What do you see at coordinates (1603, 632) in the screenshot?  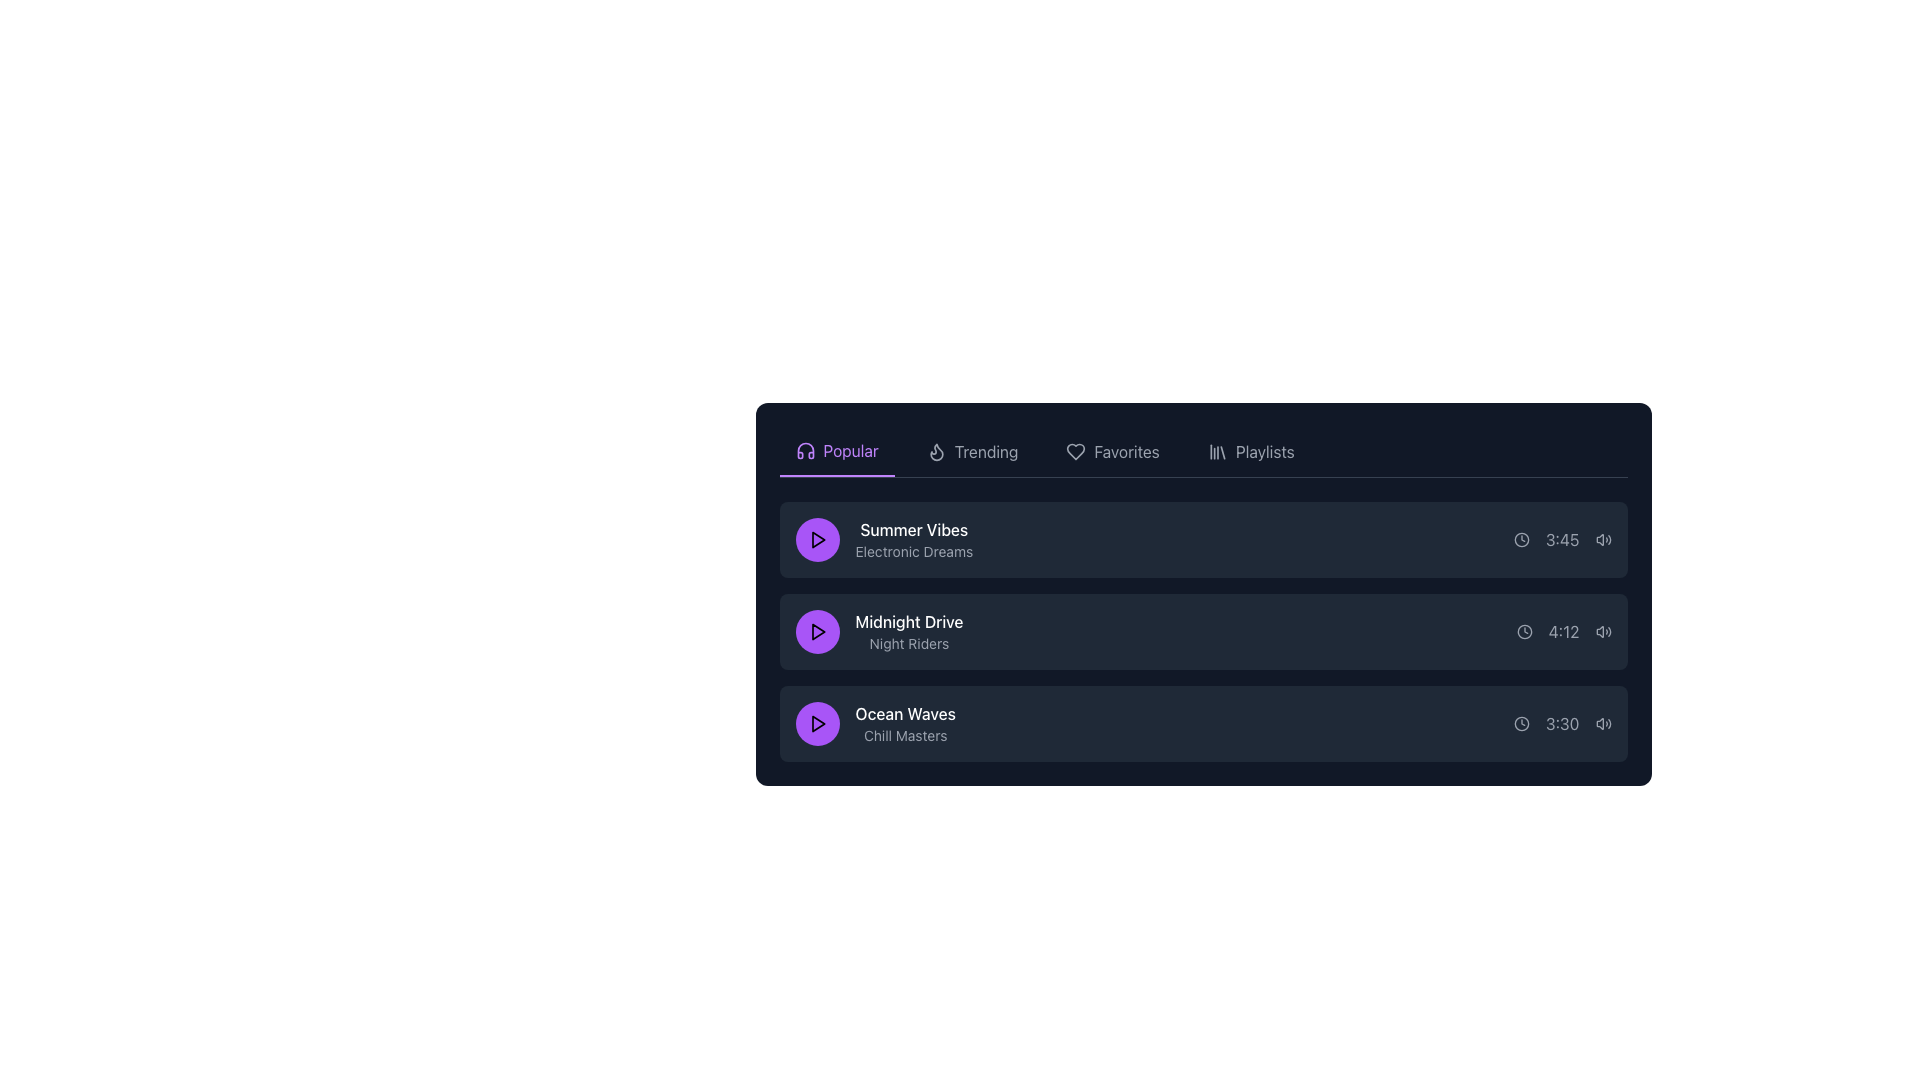 I see `the speaker icon with sound waves, which is styled in light gray and positioned to the right of the '4:12' text label in a dark-themed interface` at bounding box center [1603, 632].